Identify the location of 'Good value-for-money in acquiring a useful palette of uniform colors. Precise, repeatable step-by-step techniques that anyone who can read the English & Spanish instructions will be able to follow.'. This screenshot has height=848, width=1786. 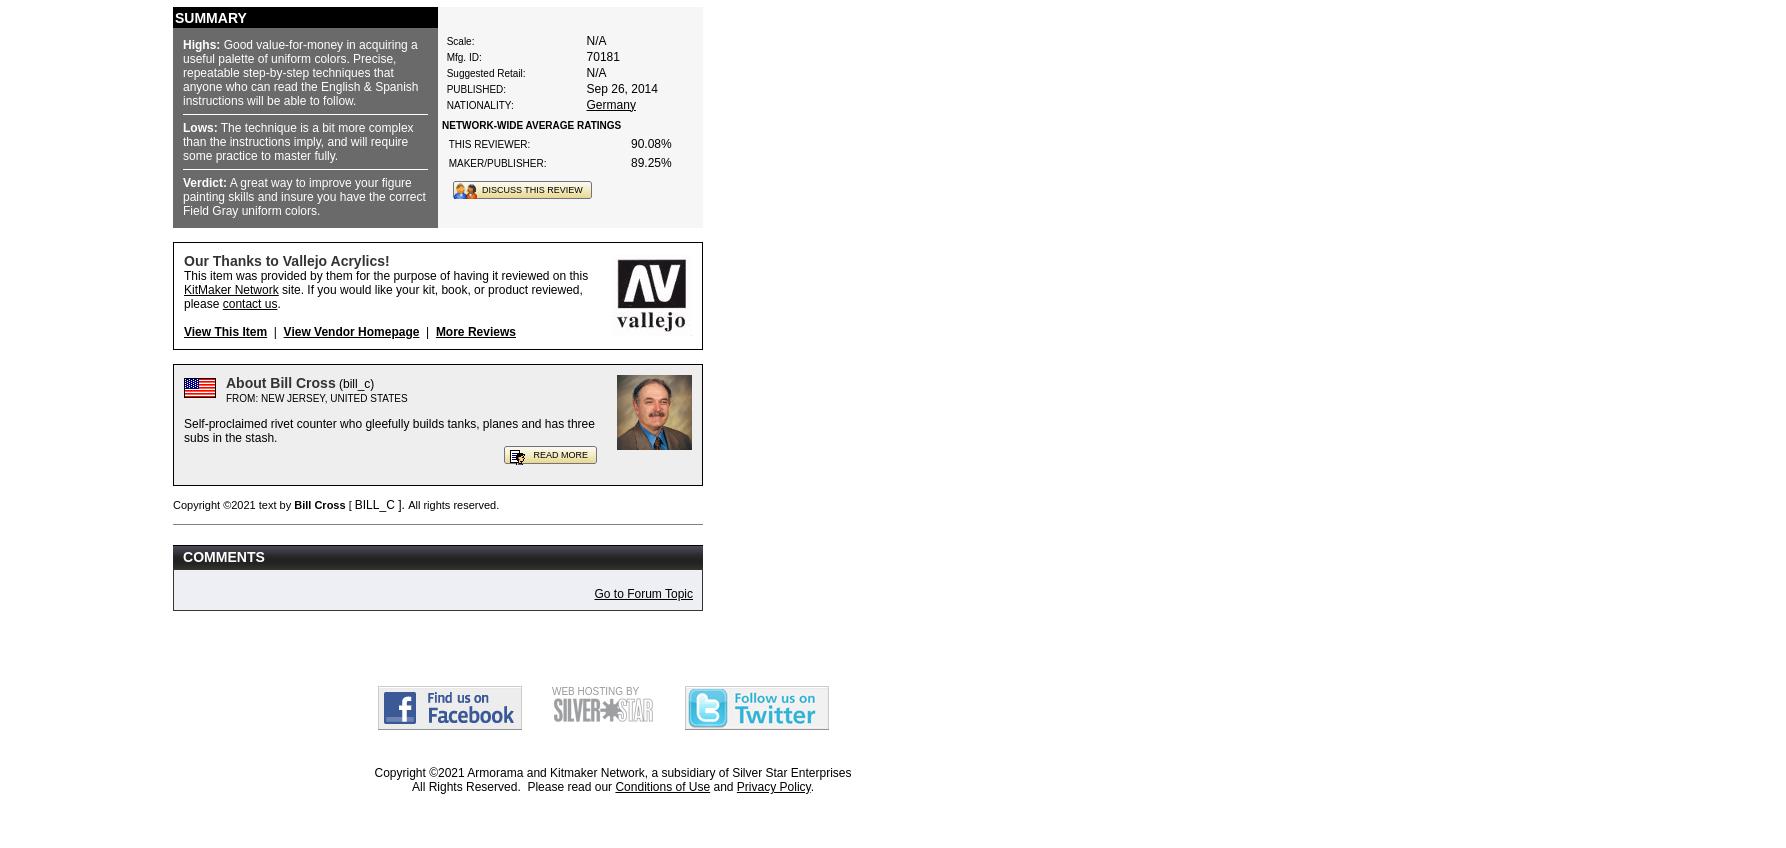
(300, 73).